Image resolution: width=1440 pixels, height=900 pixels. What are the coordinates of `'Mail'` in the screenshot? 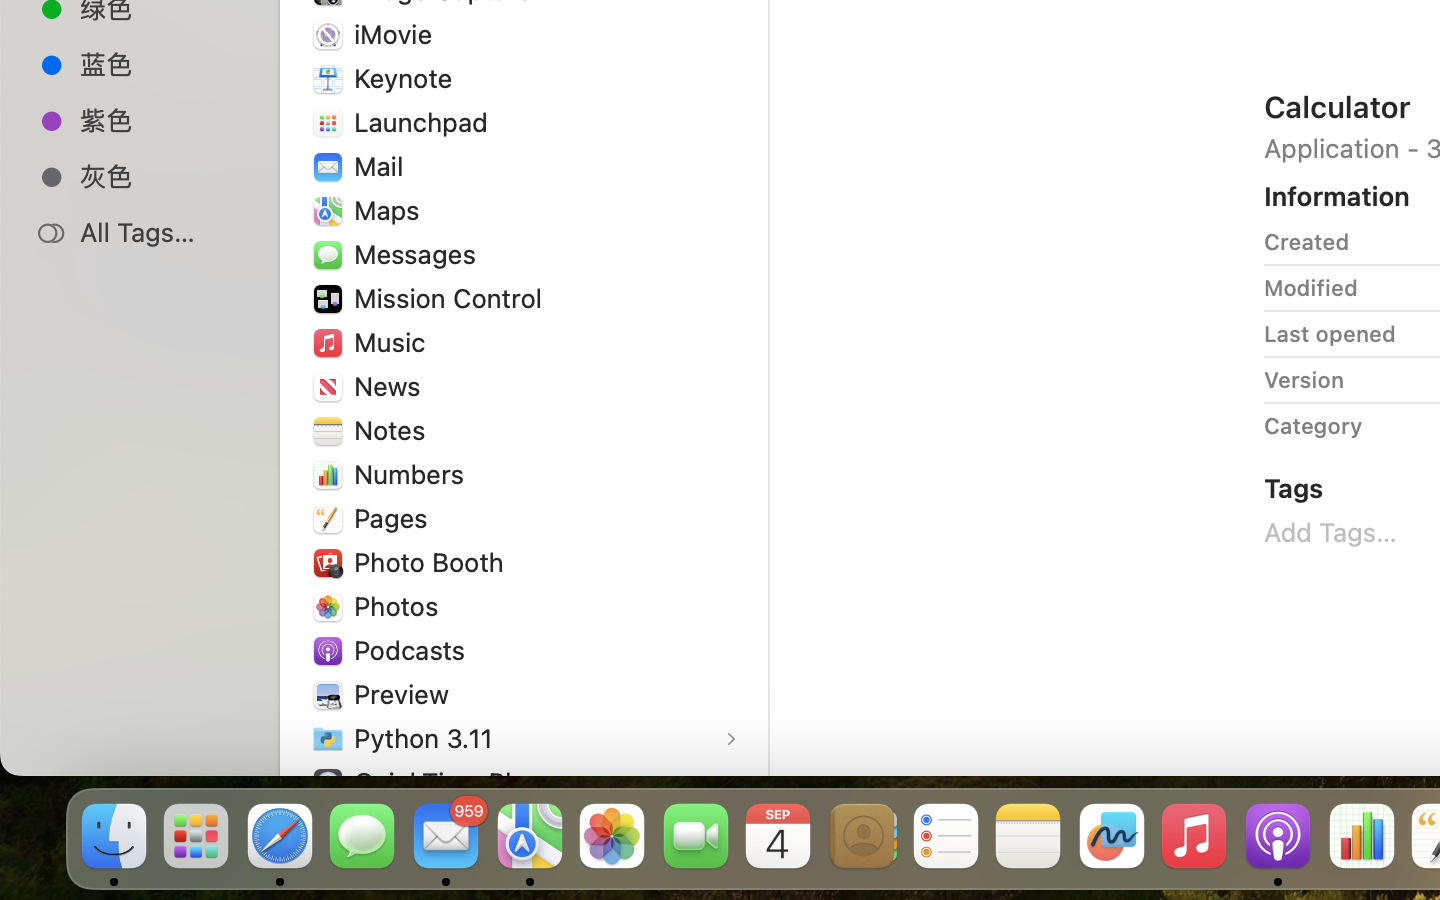 It's located at (382, 165).